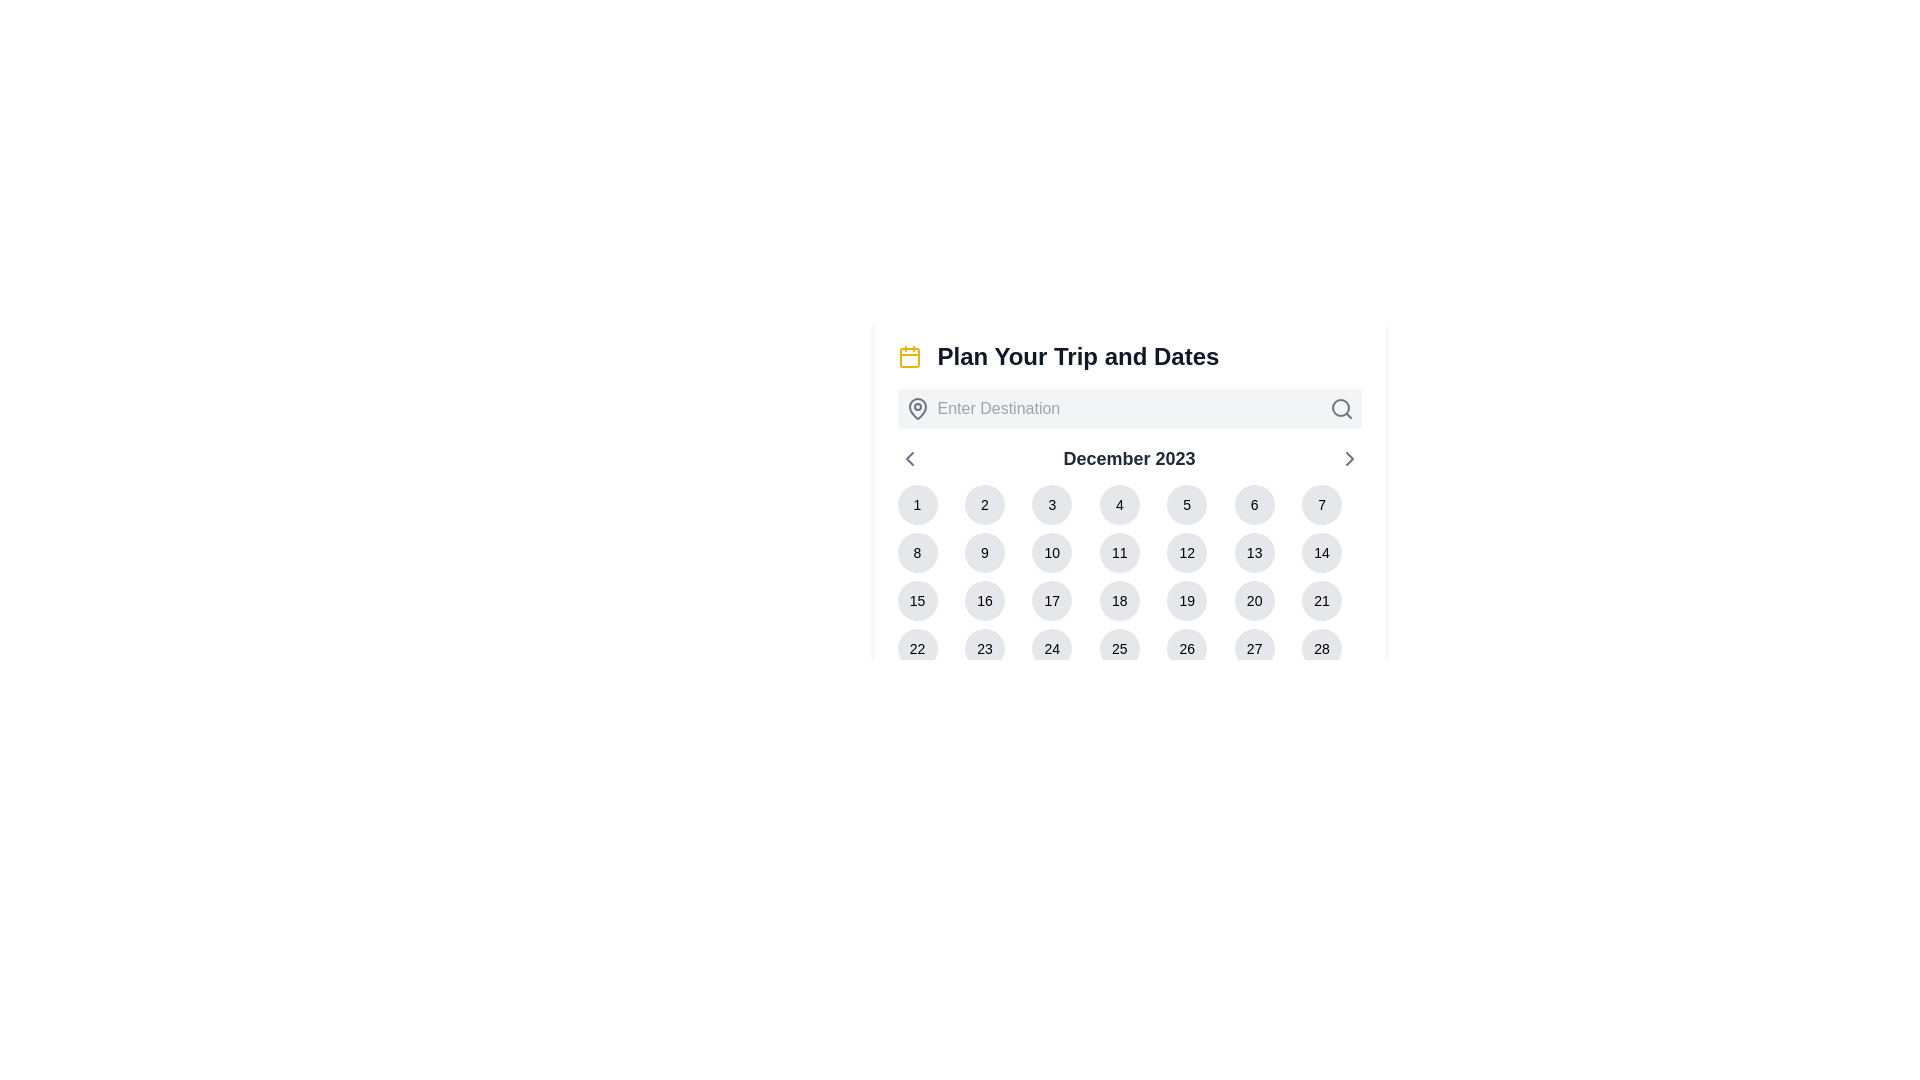  What do you see at coordinates (1051, 552) in the screenshot?
I see `the date selection button representing the 10th day of the displayed month in the calendar UI by moving the cursor to its center` at bounding box center [1051, 552].